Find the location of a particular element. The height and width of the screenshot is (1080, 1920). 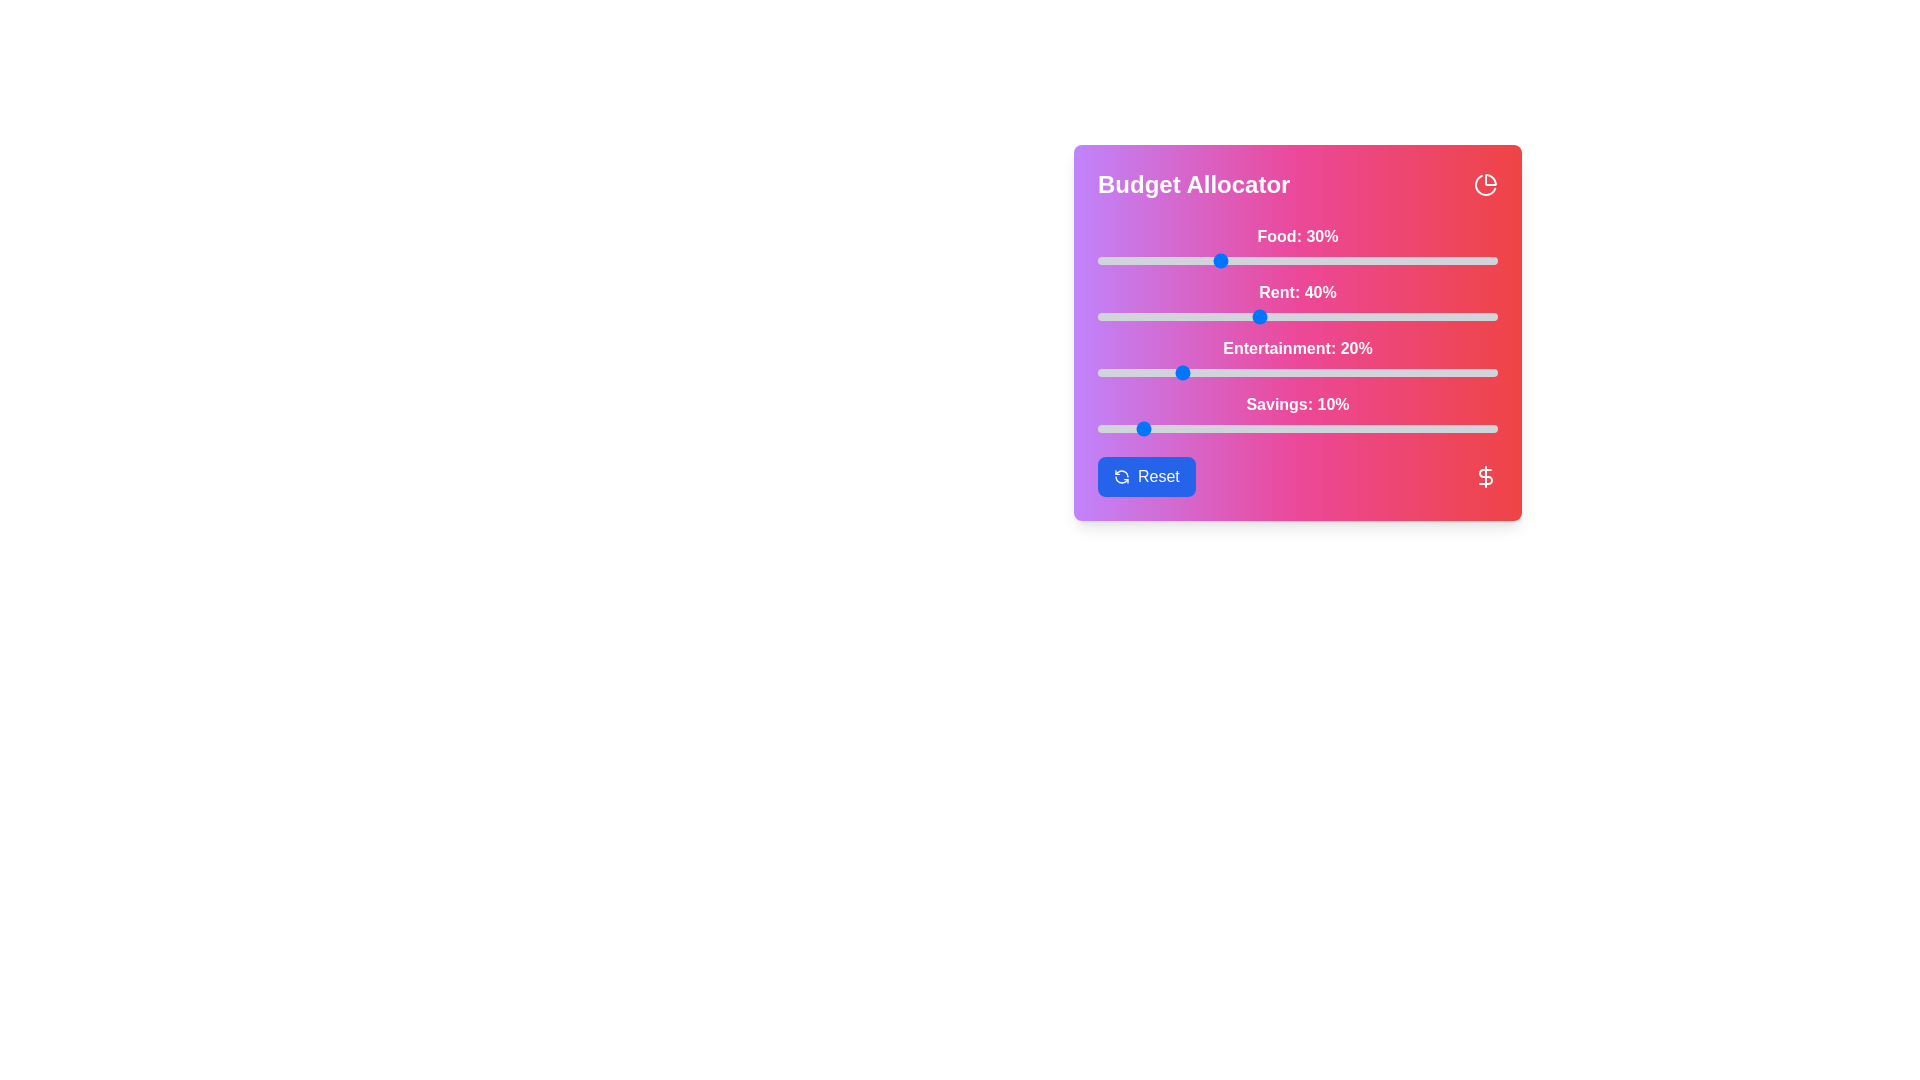

the 'Food' budget slider is located at coordinates (1478, 260).